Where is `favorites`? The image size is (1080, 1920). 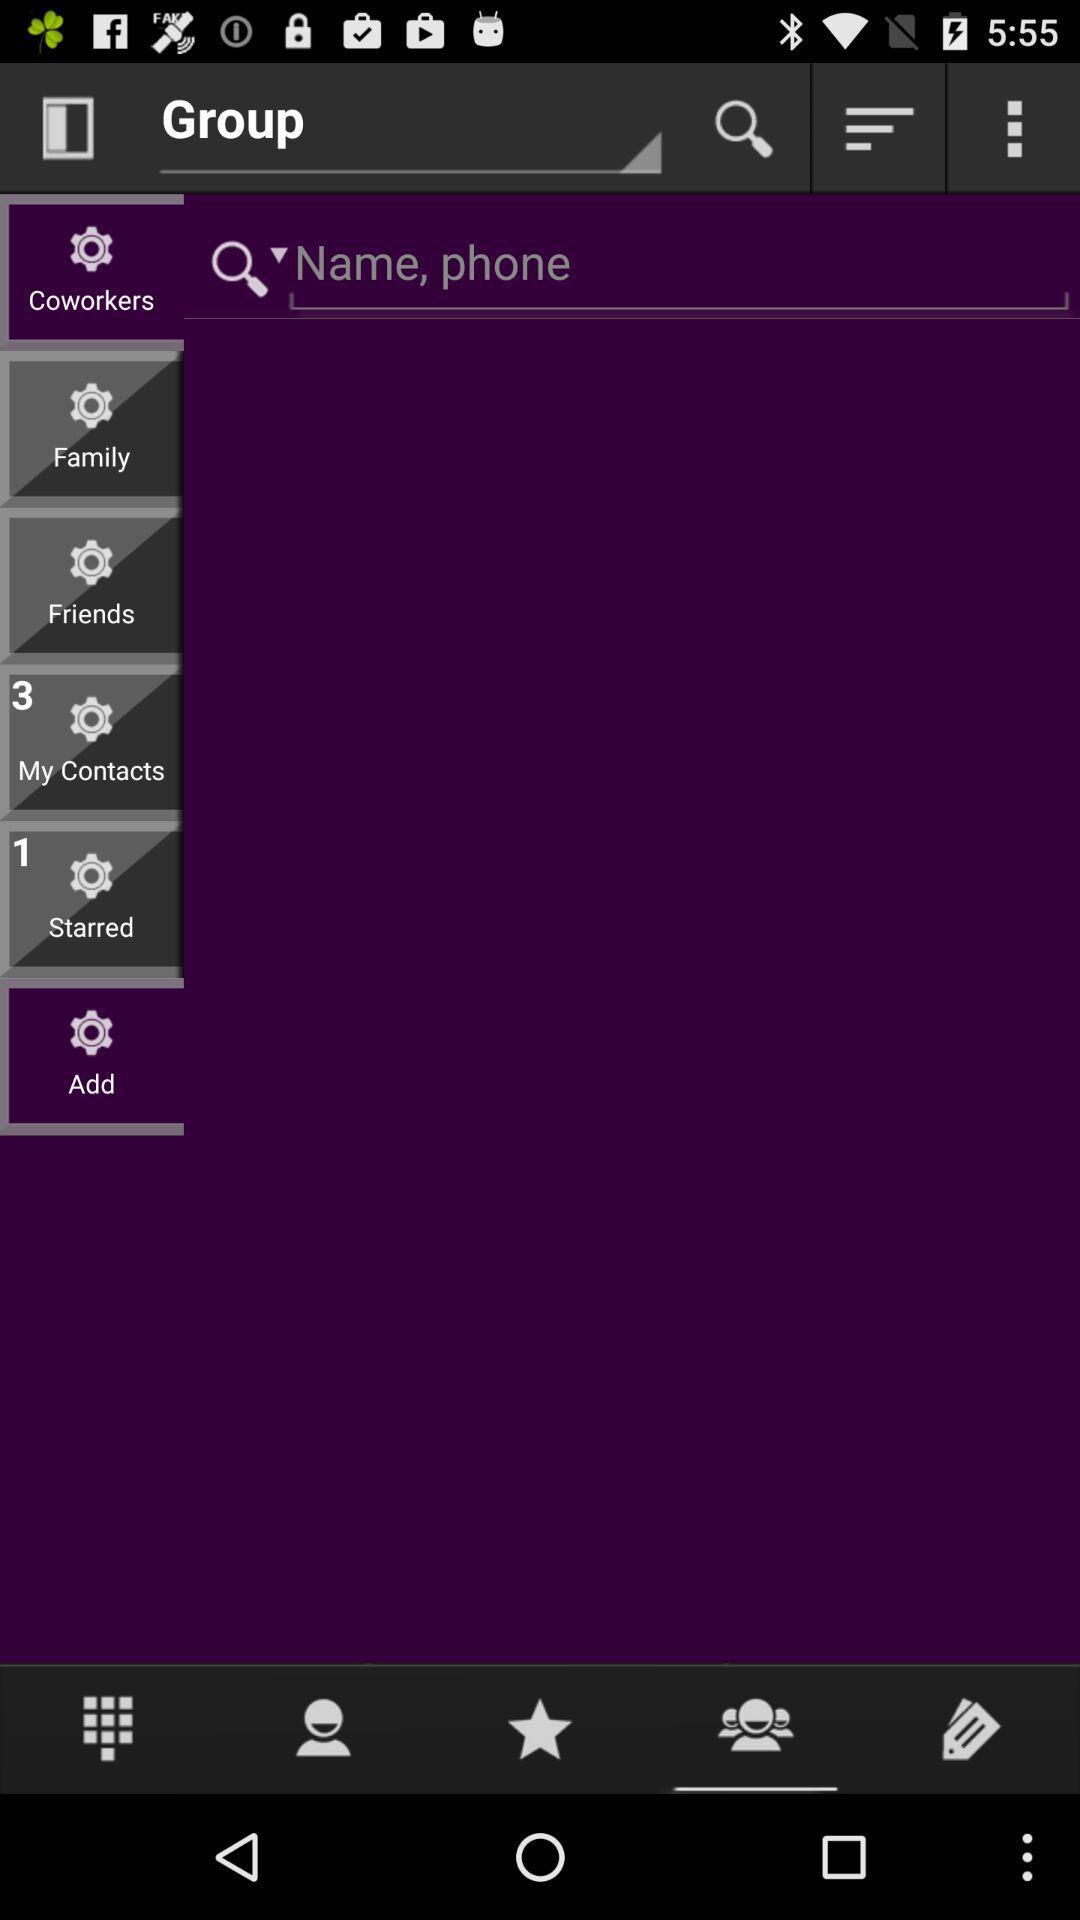 favorites is located at coordinates (540, 1727).